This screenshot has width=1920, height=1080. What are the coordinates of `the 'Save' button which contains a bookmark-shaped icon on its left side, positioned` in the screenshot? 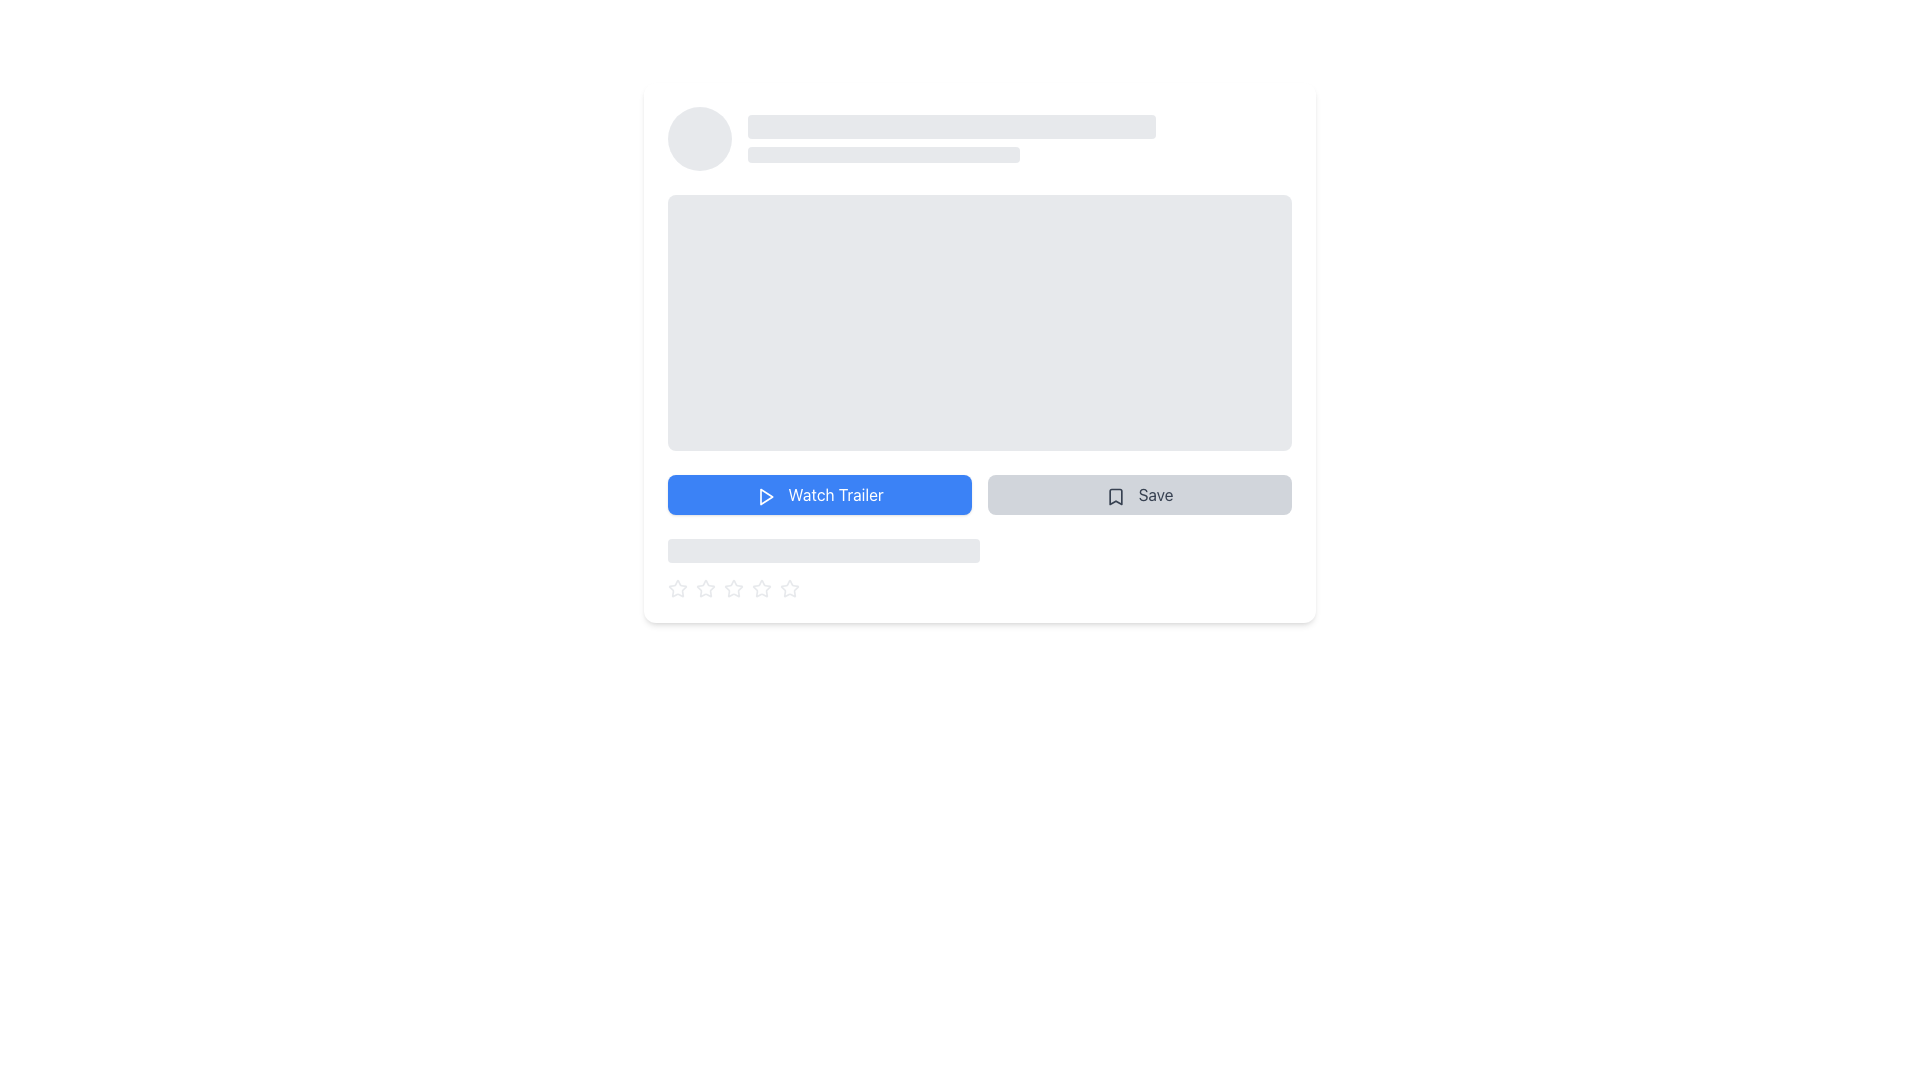 It's located at (1115, 495).